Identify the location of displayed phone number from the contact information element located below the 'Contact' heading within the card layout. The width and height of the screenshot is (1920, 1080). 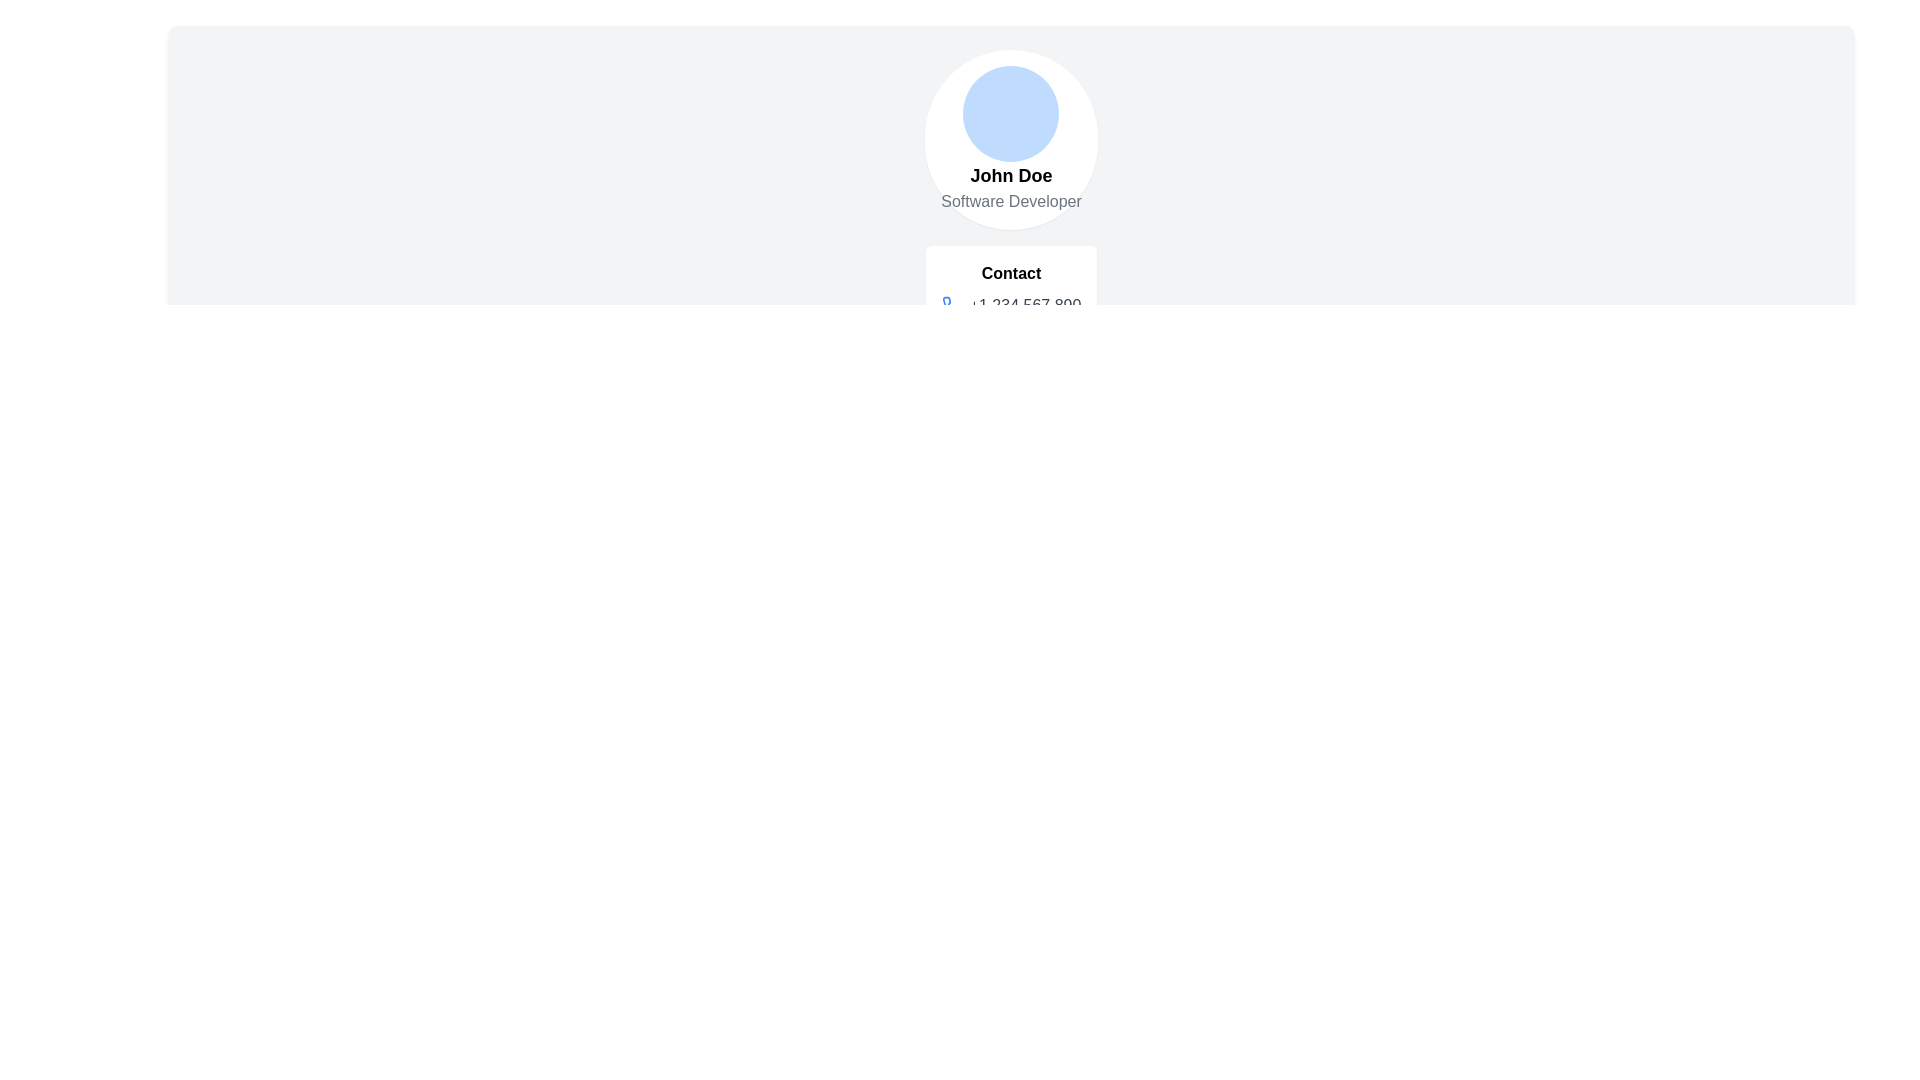
(1011, 305).